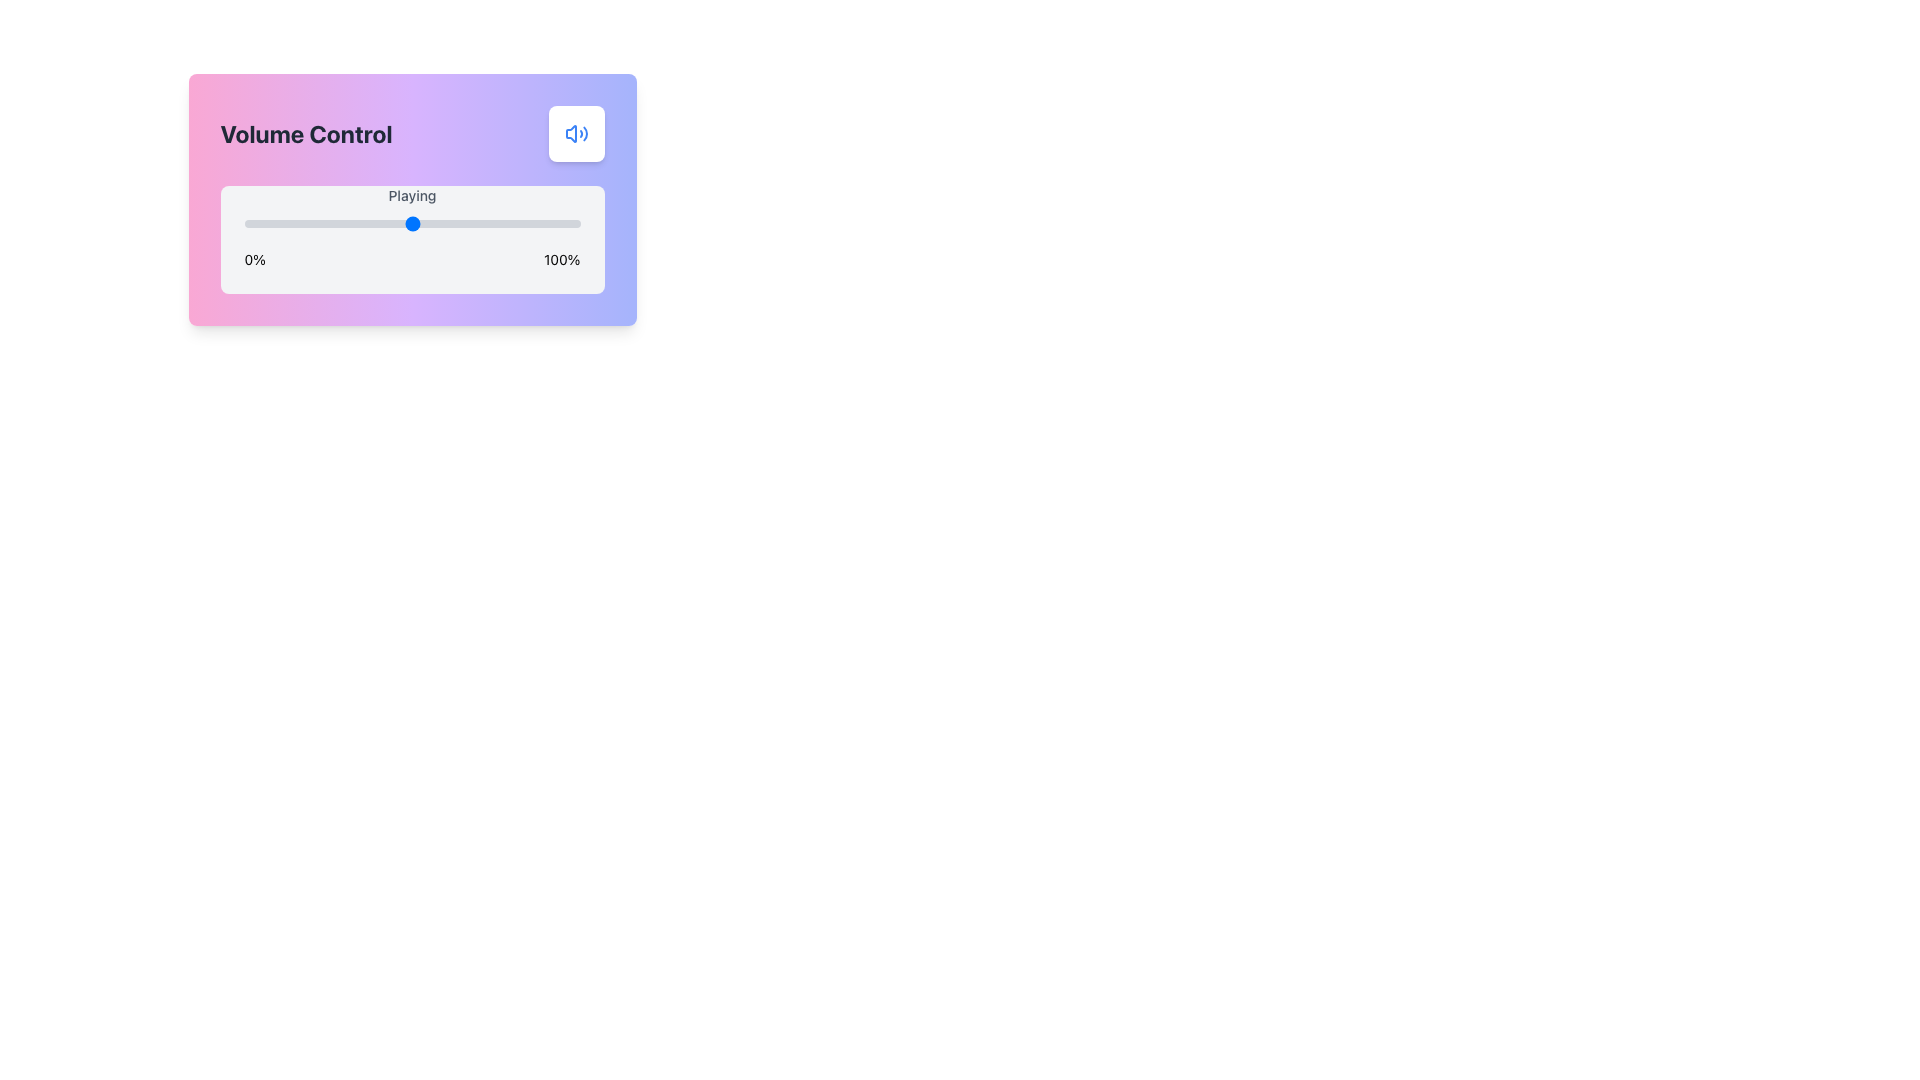  I want to click on the playback position, so click(404, 223).